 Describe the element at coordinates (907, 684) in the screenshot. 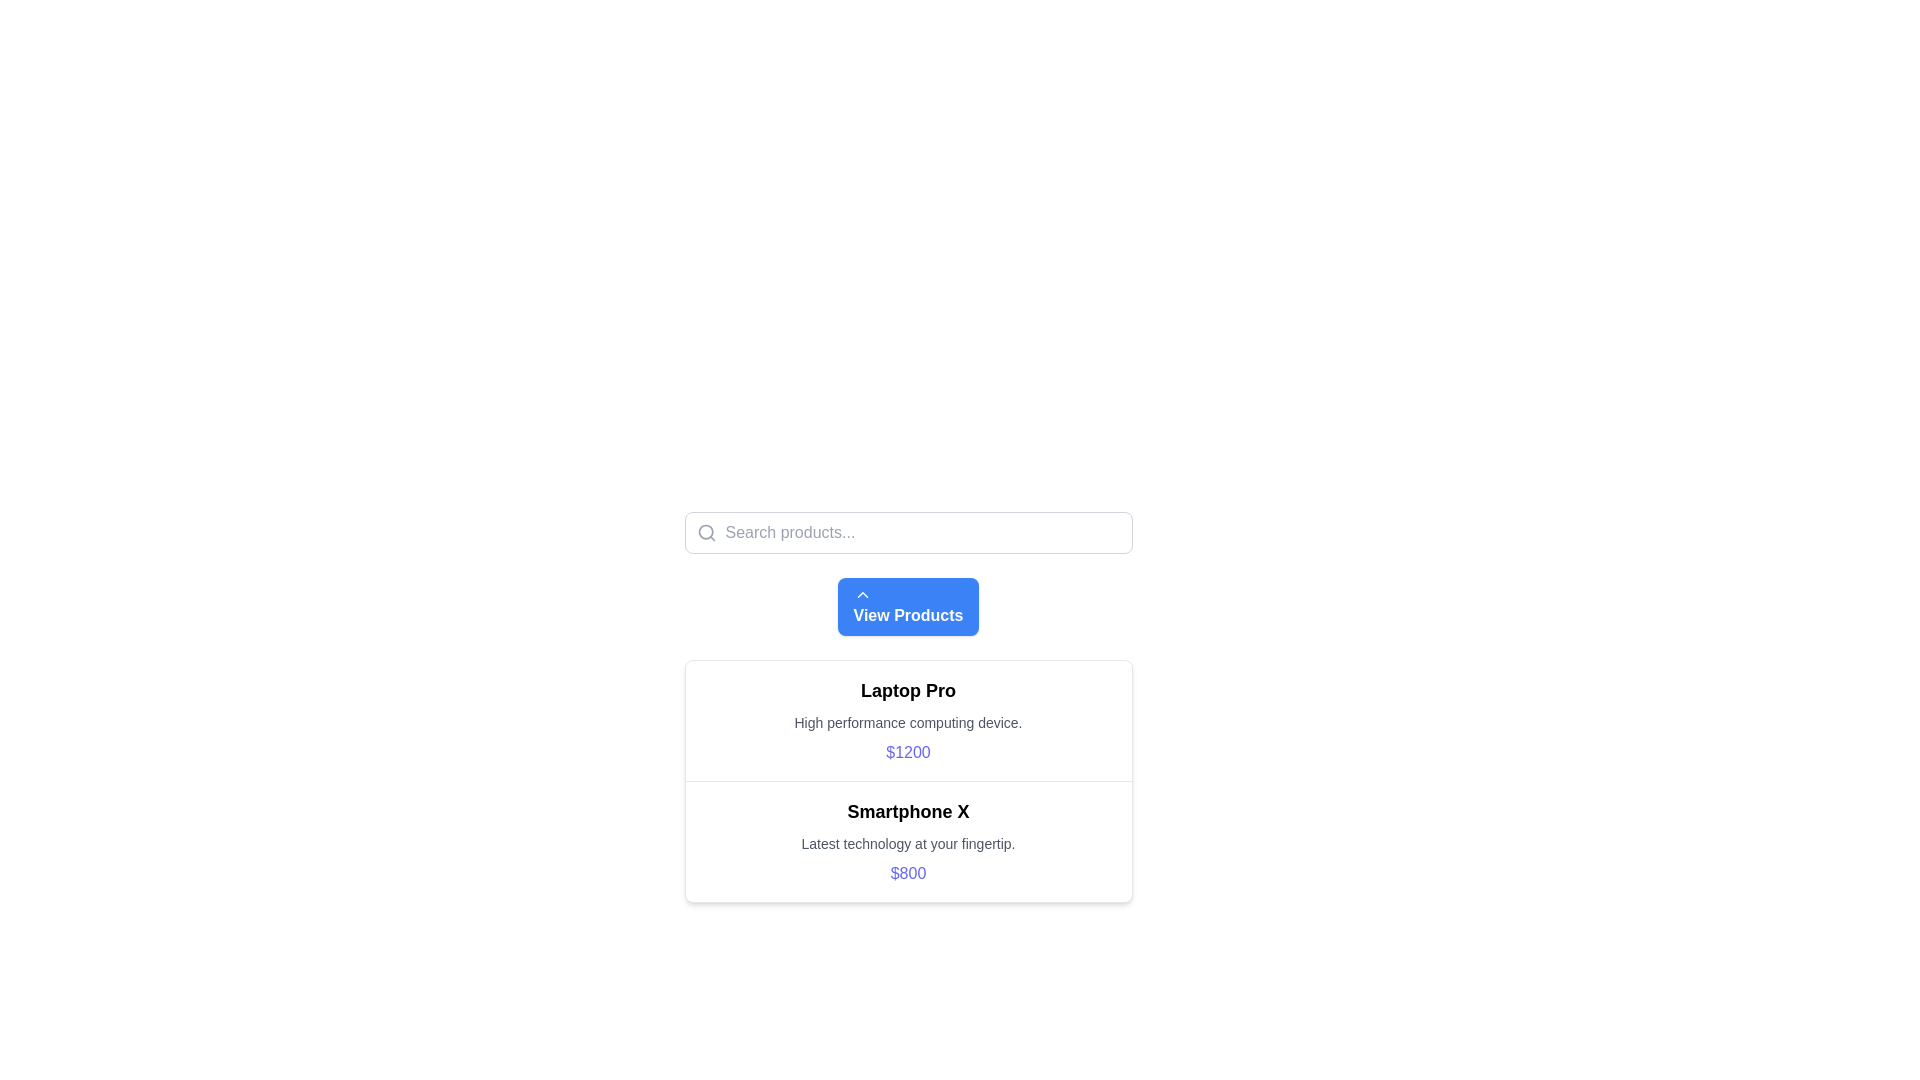

I see `the Product Information Block displaying details for 'Laptop Pro', the first product block in the list below the 'View Products' button` at that location.